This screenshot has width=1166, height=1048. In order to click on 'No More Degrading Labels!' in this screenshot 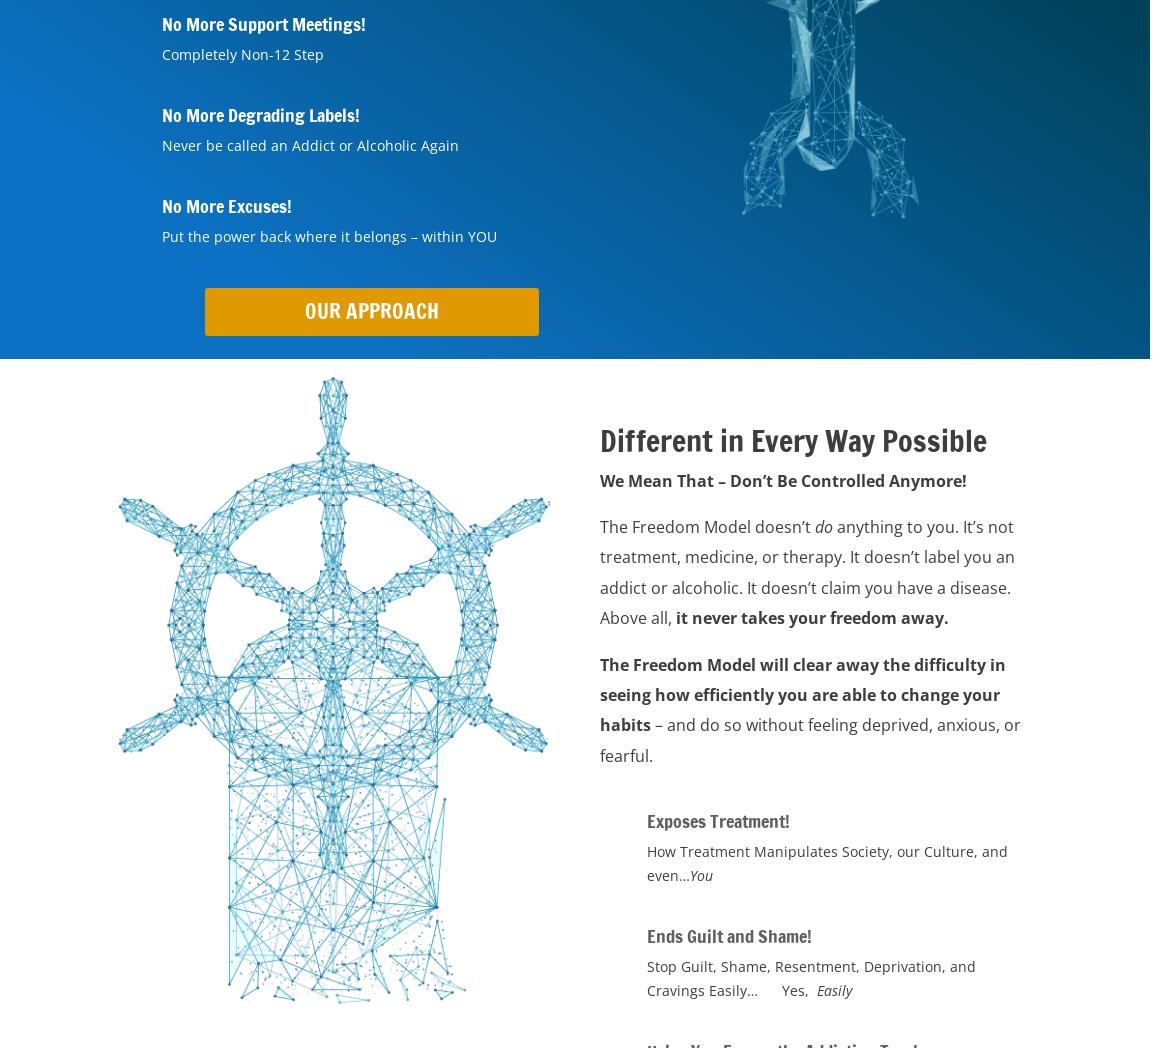, I will do `click(260, 113)`.